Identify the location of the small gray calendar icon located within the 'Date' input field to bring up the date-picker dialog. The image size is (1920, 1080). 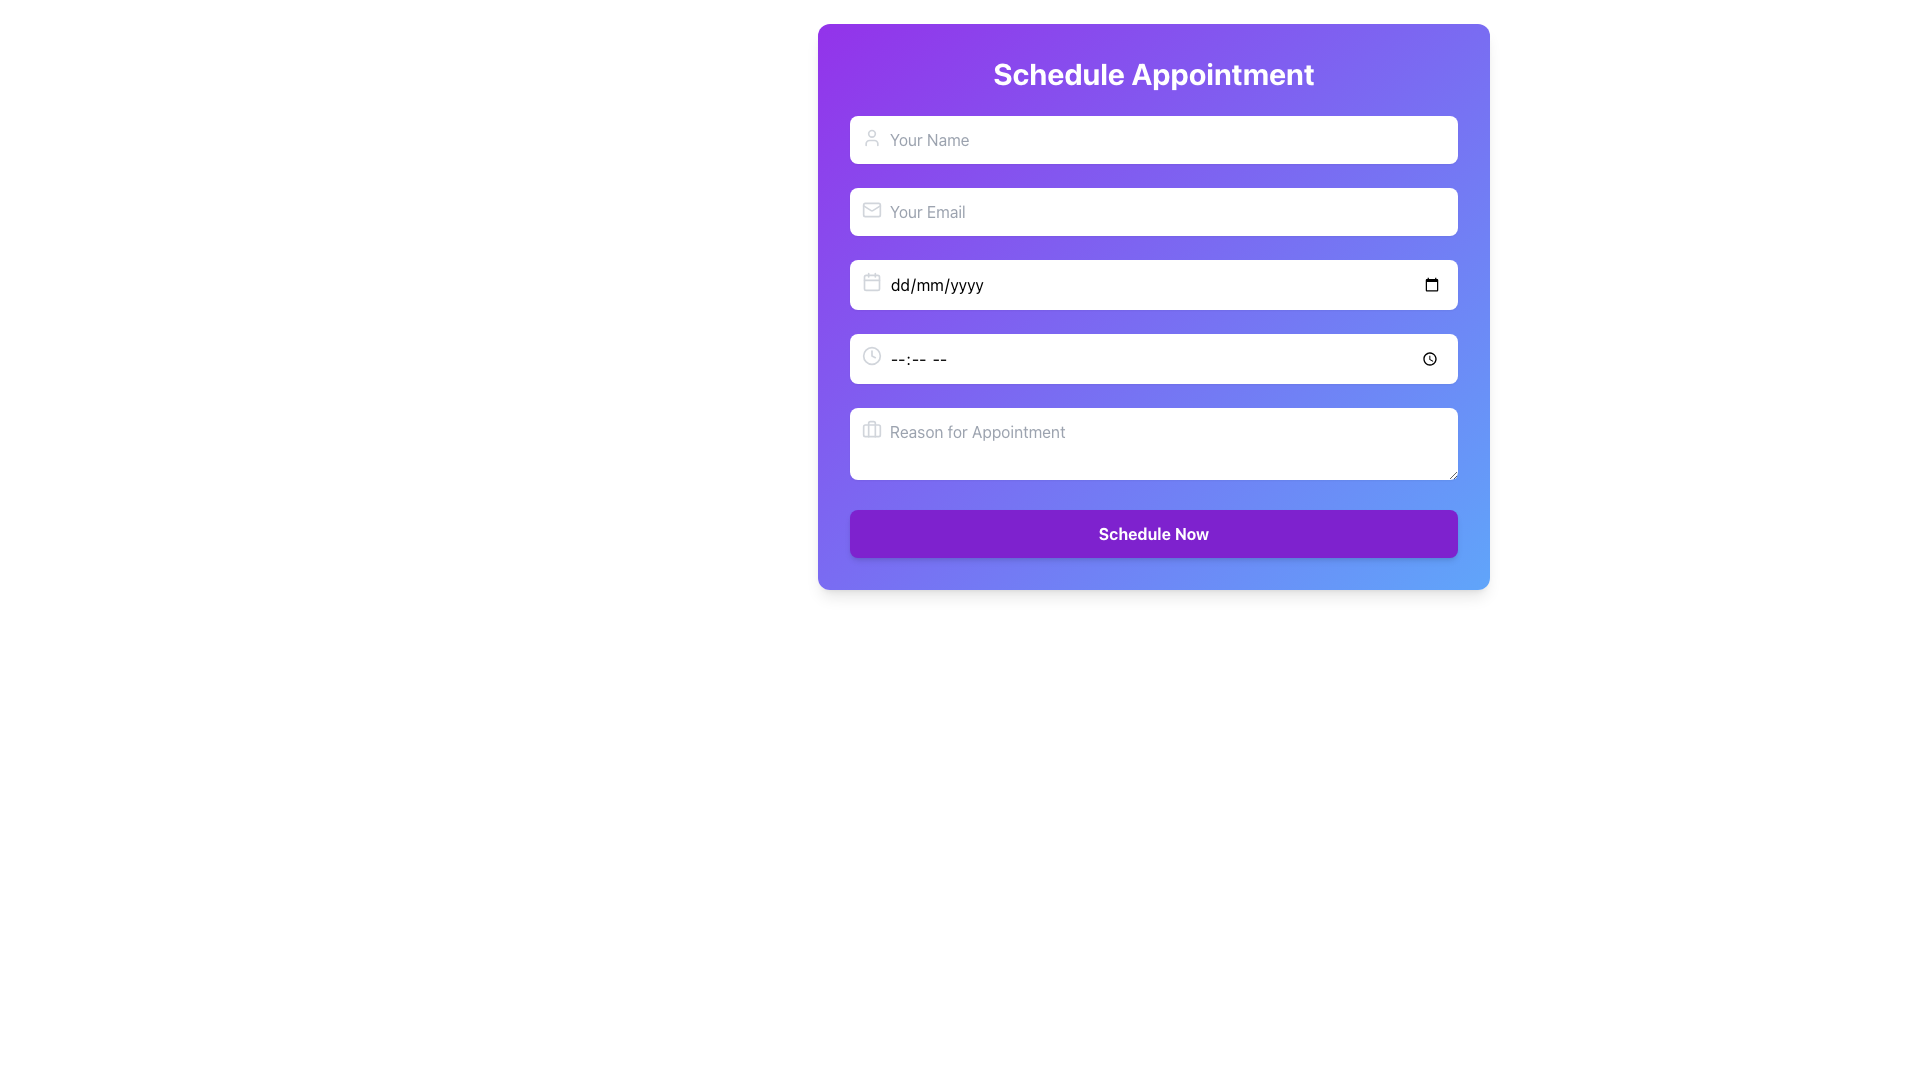
(872, 281).